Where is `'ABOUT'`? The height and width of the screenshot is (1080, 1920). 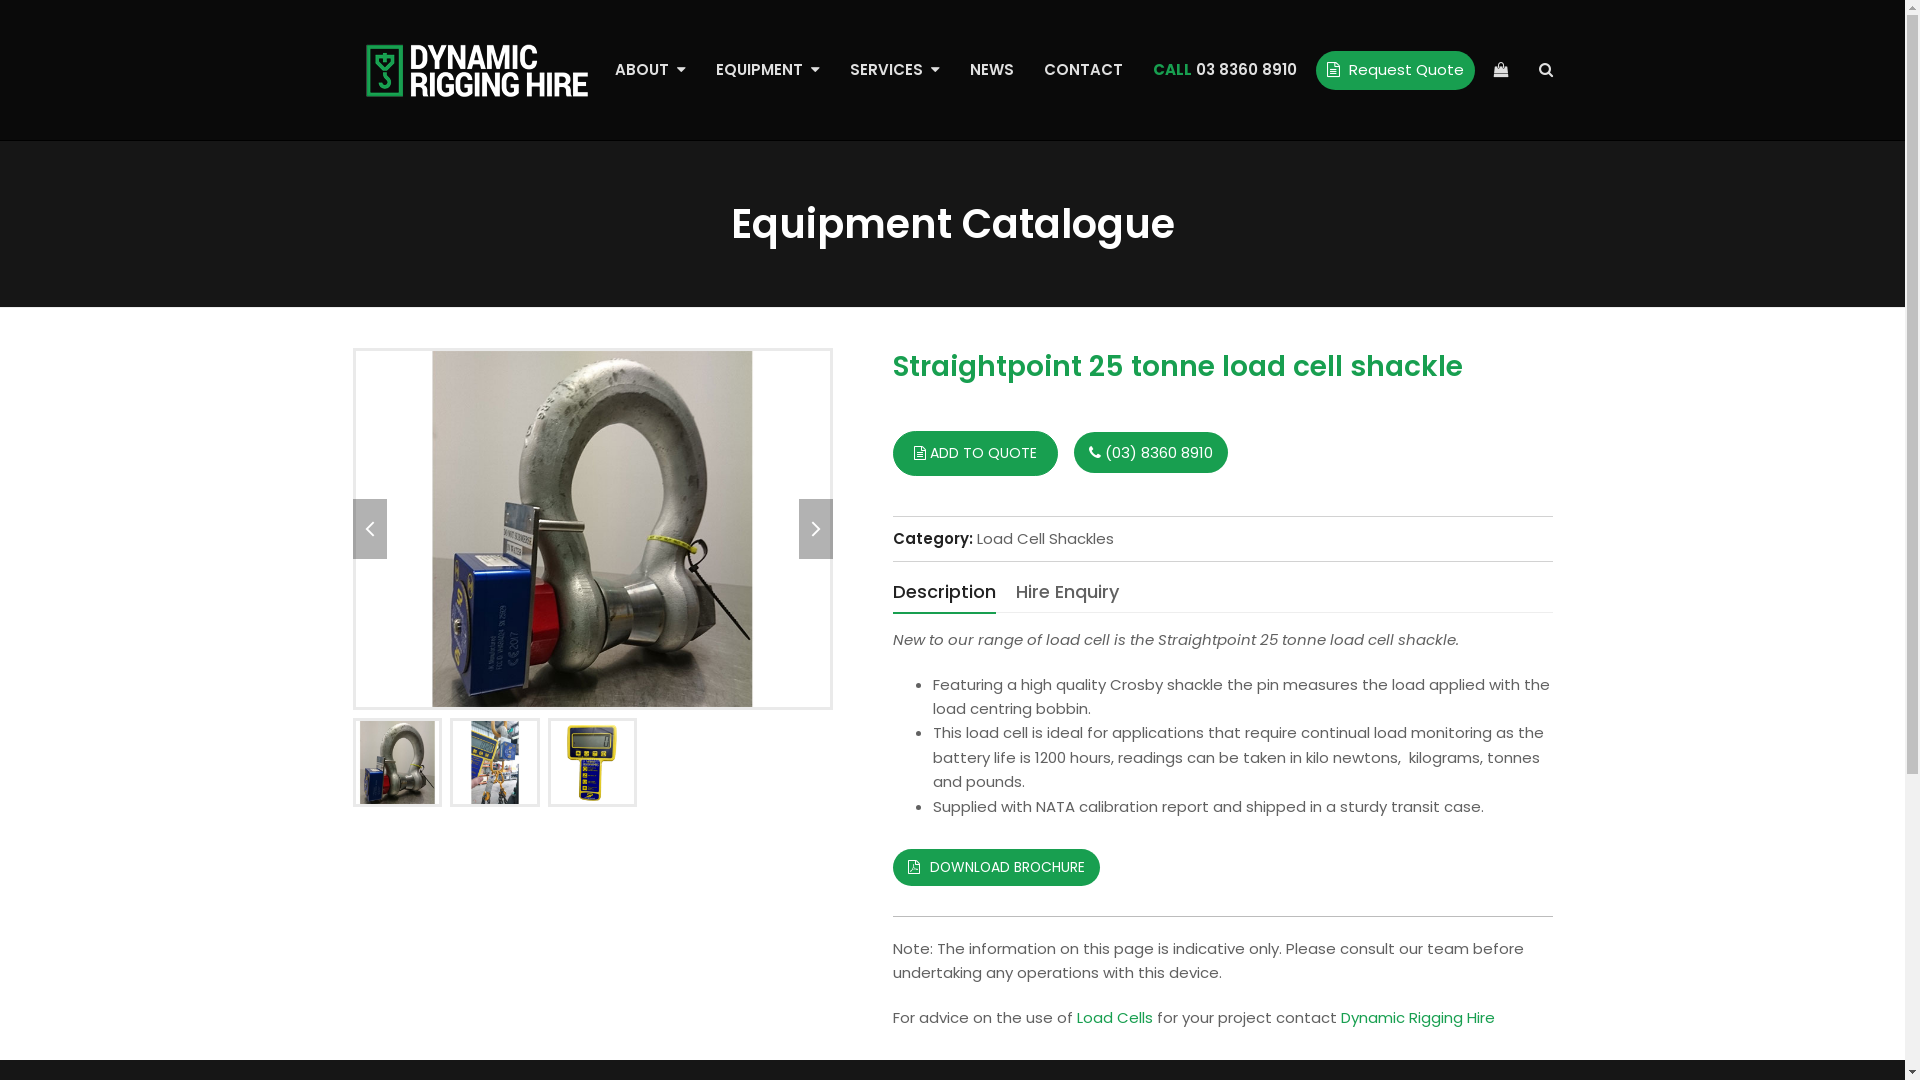
'ABOUT' is located at coordinates (650, 68).